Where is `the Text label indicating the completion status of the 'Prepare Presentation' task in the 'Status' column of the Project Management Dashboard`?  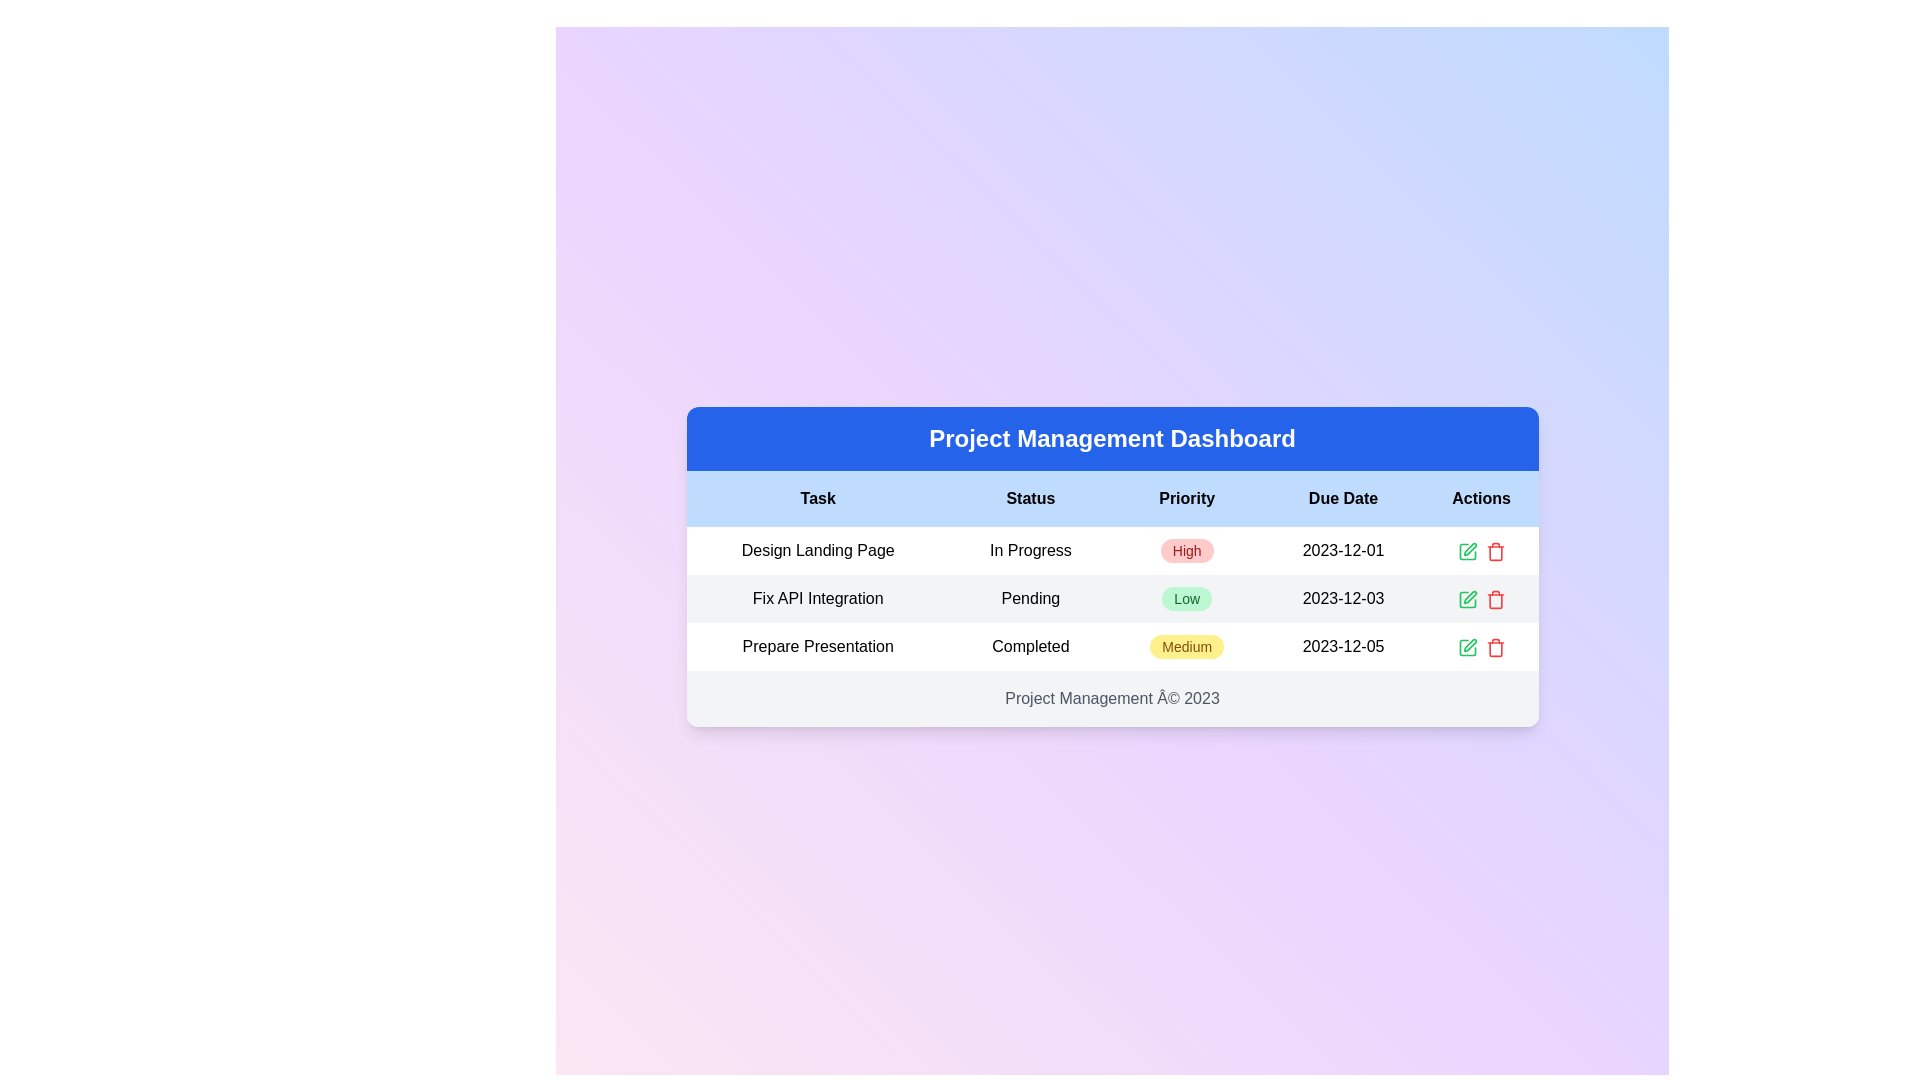
the Text label indicating the completion status of the 'Prepare Presentation' task in the 'Status' column of the Project Management Dashboard is located at coordinates (1030, 647).